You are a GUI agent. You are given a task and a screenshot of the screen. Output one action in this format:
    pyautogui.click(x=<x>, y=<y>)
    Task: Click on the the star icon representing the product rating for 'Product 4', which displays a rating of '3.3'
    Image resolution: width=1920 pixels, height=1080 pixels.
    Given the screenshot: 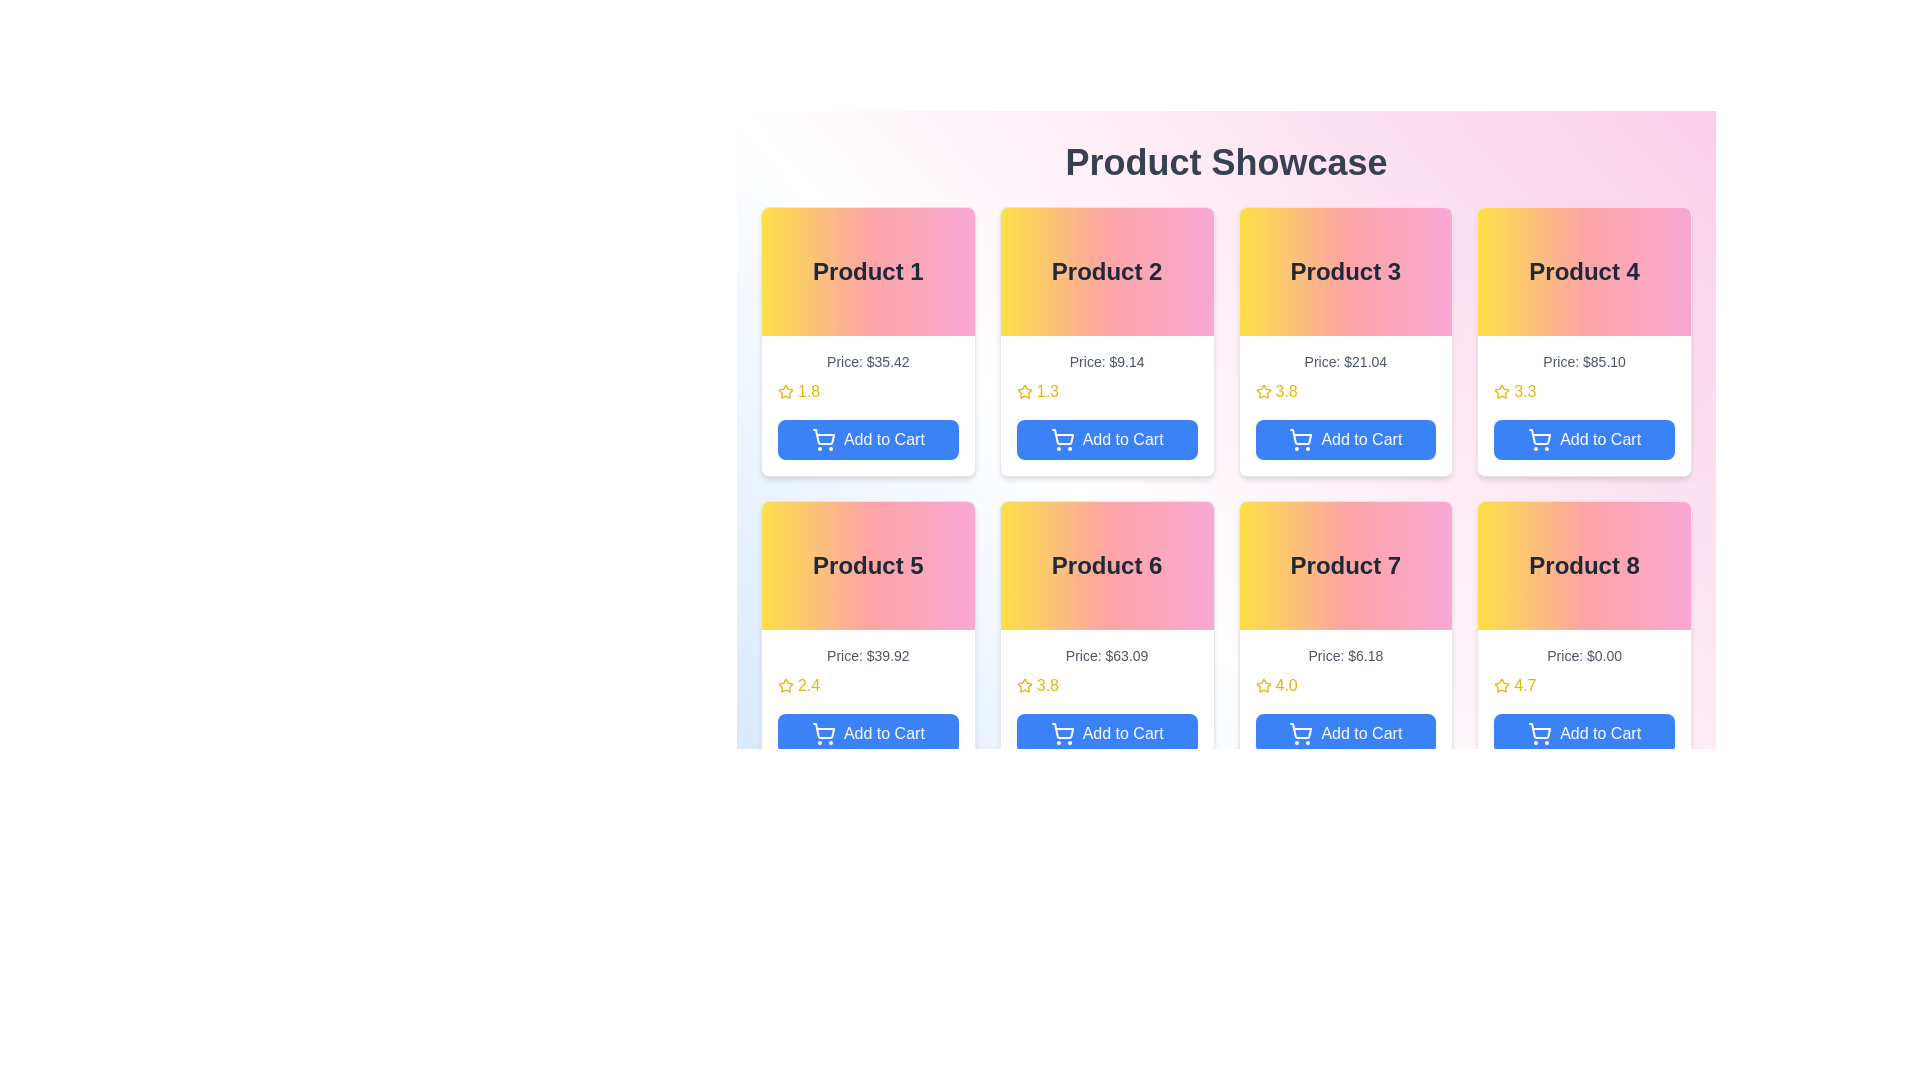 What is the action you would take?
    pyautogui.click(x=1502, y=392)
    